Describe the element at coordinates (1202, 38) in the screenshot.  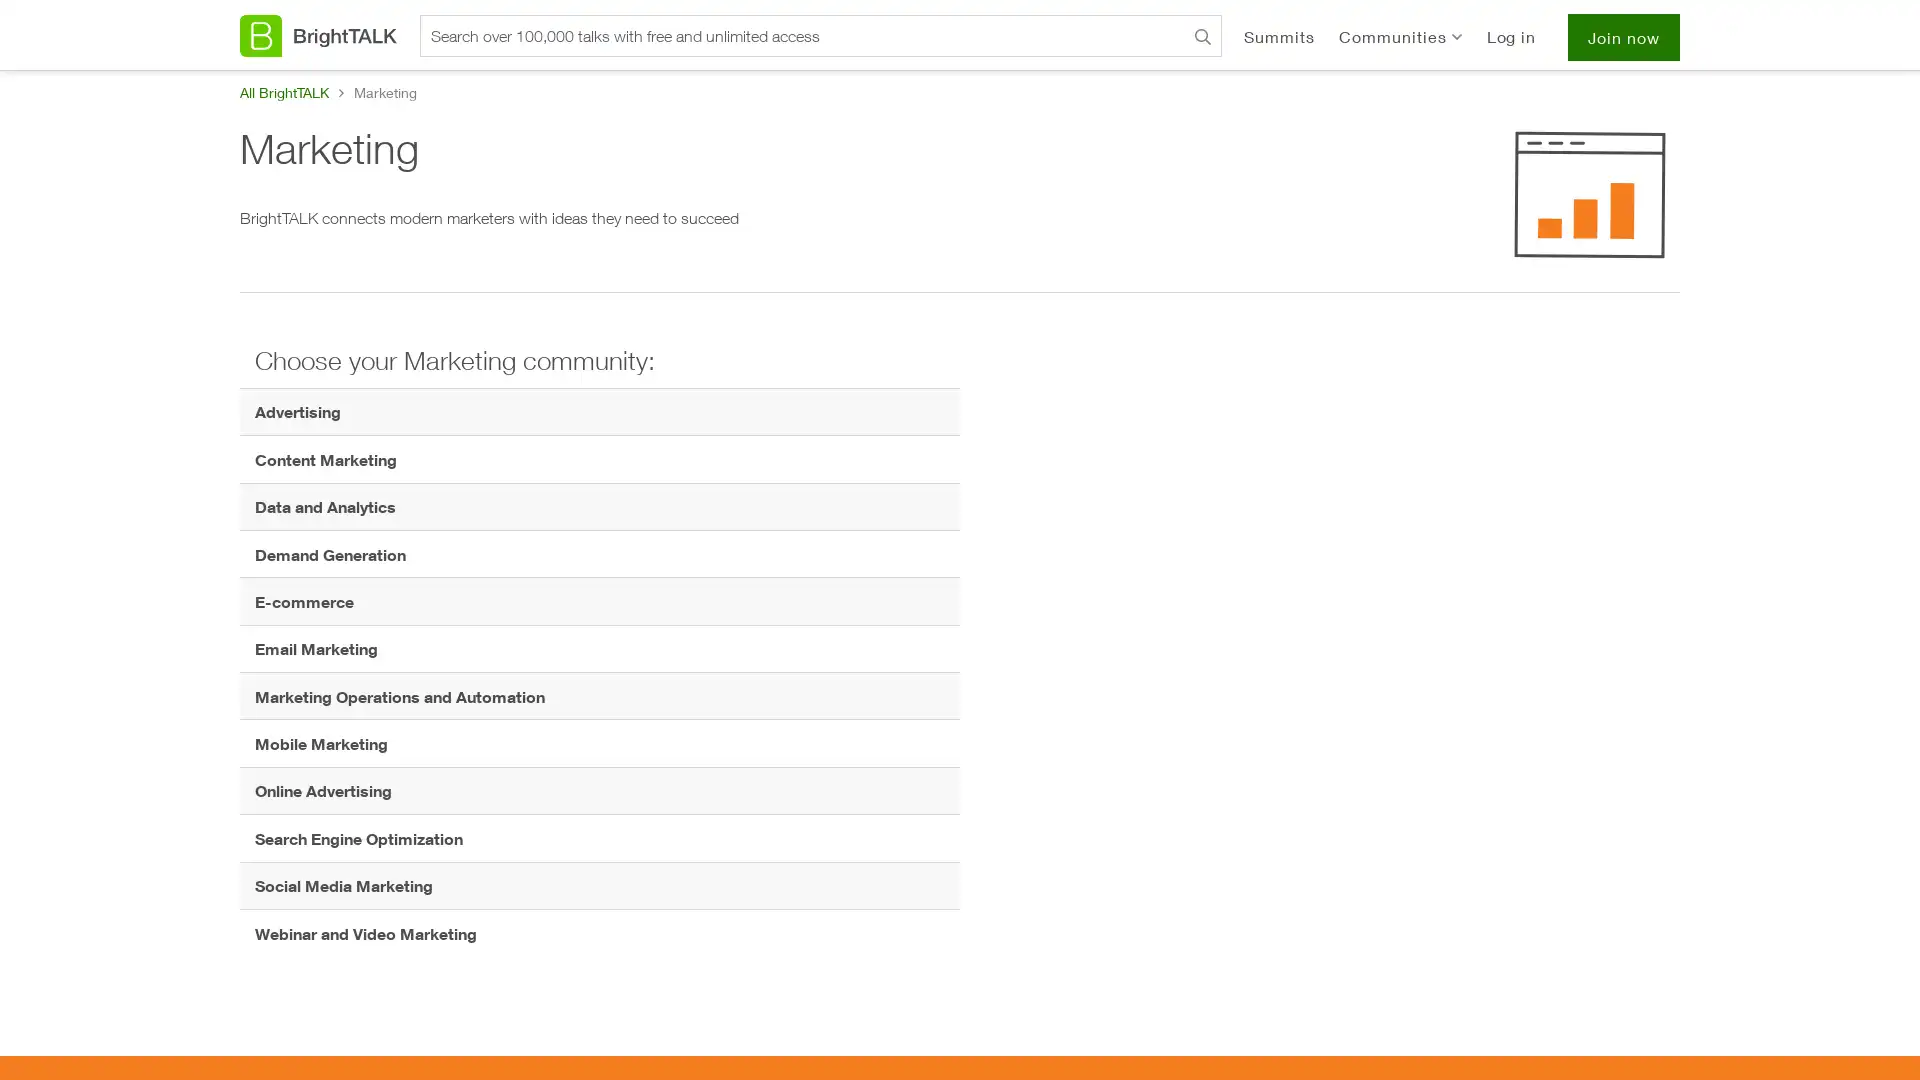
I see `Search BrightTALK` at that location.